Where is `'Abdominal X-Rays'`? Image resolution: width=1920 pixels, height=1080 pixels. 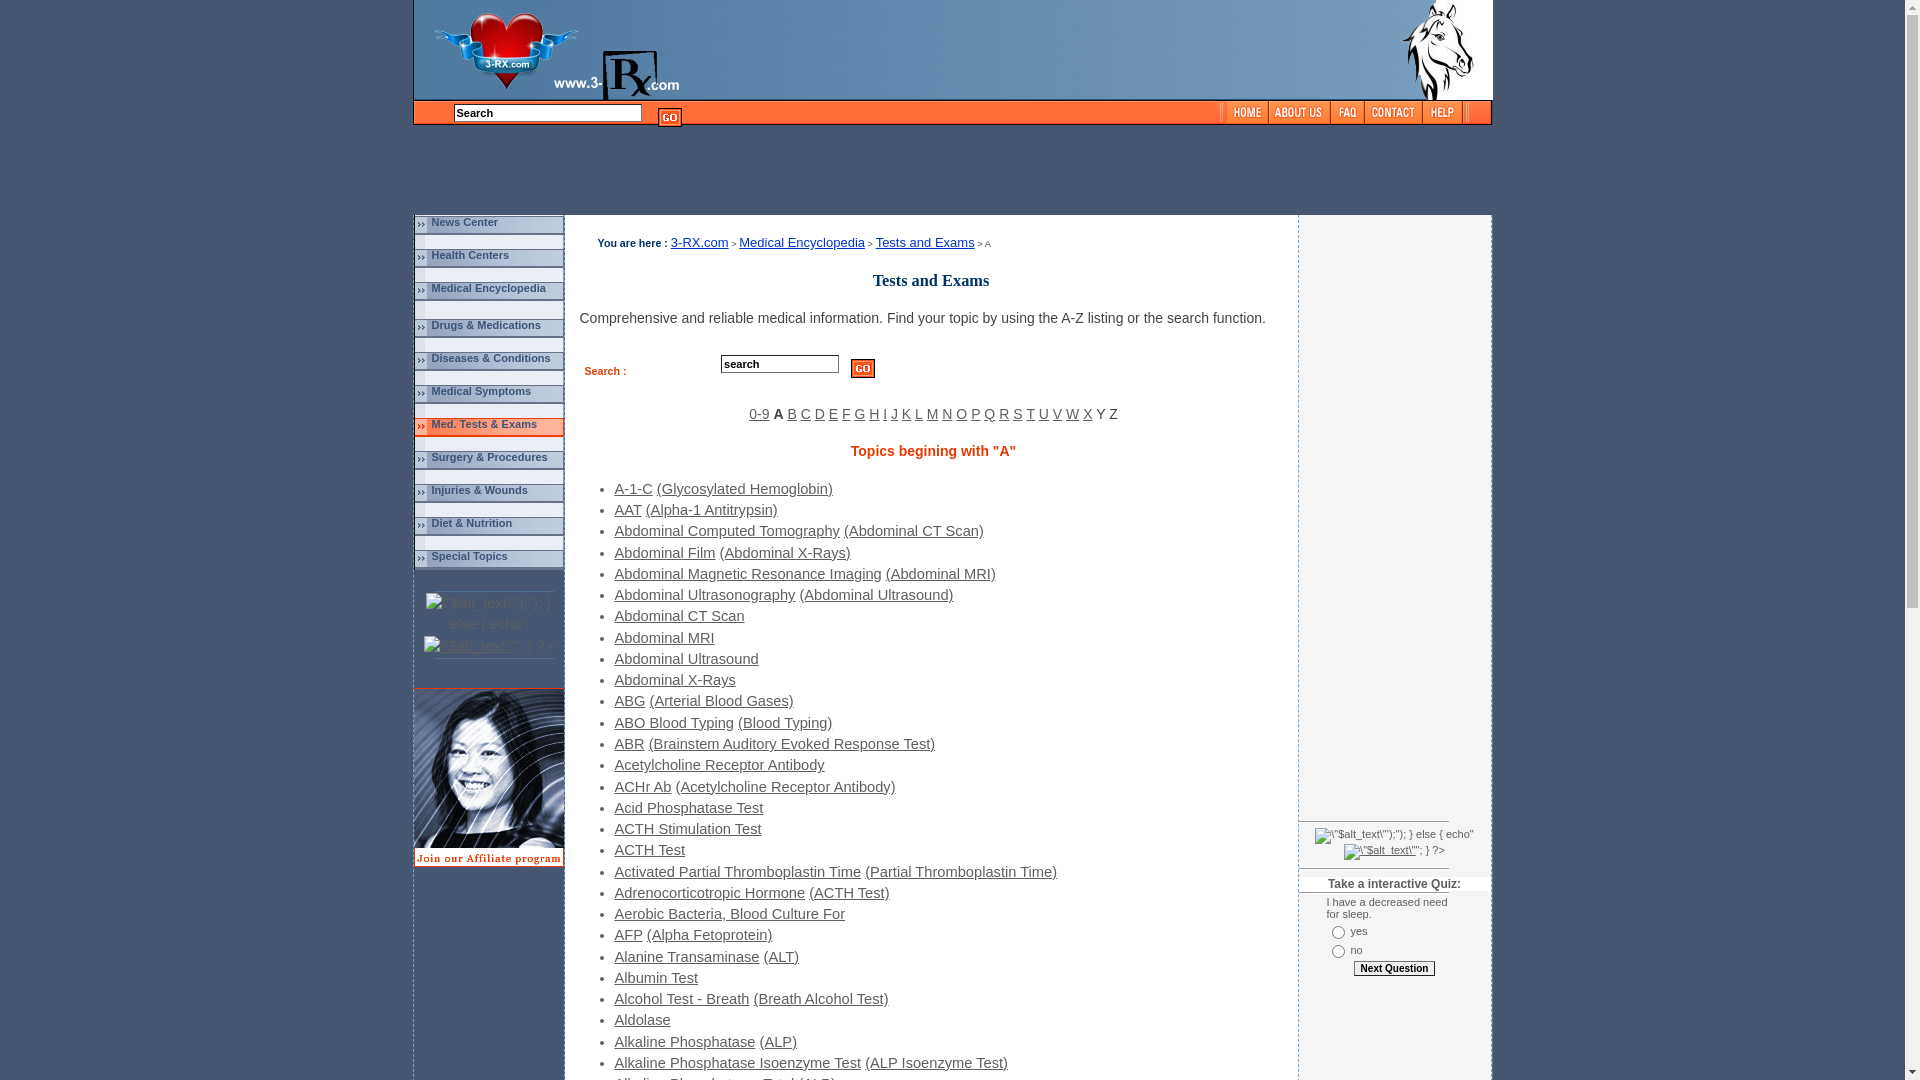 'Abdominal X-Rays' is located at coordinates (674, 678).